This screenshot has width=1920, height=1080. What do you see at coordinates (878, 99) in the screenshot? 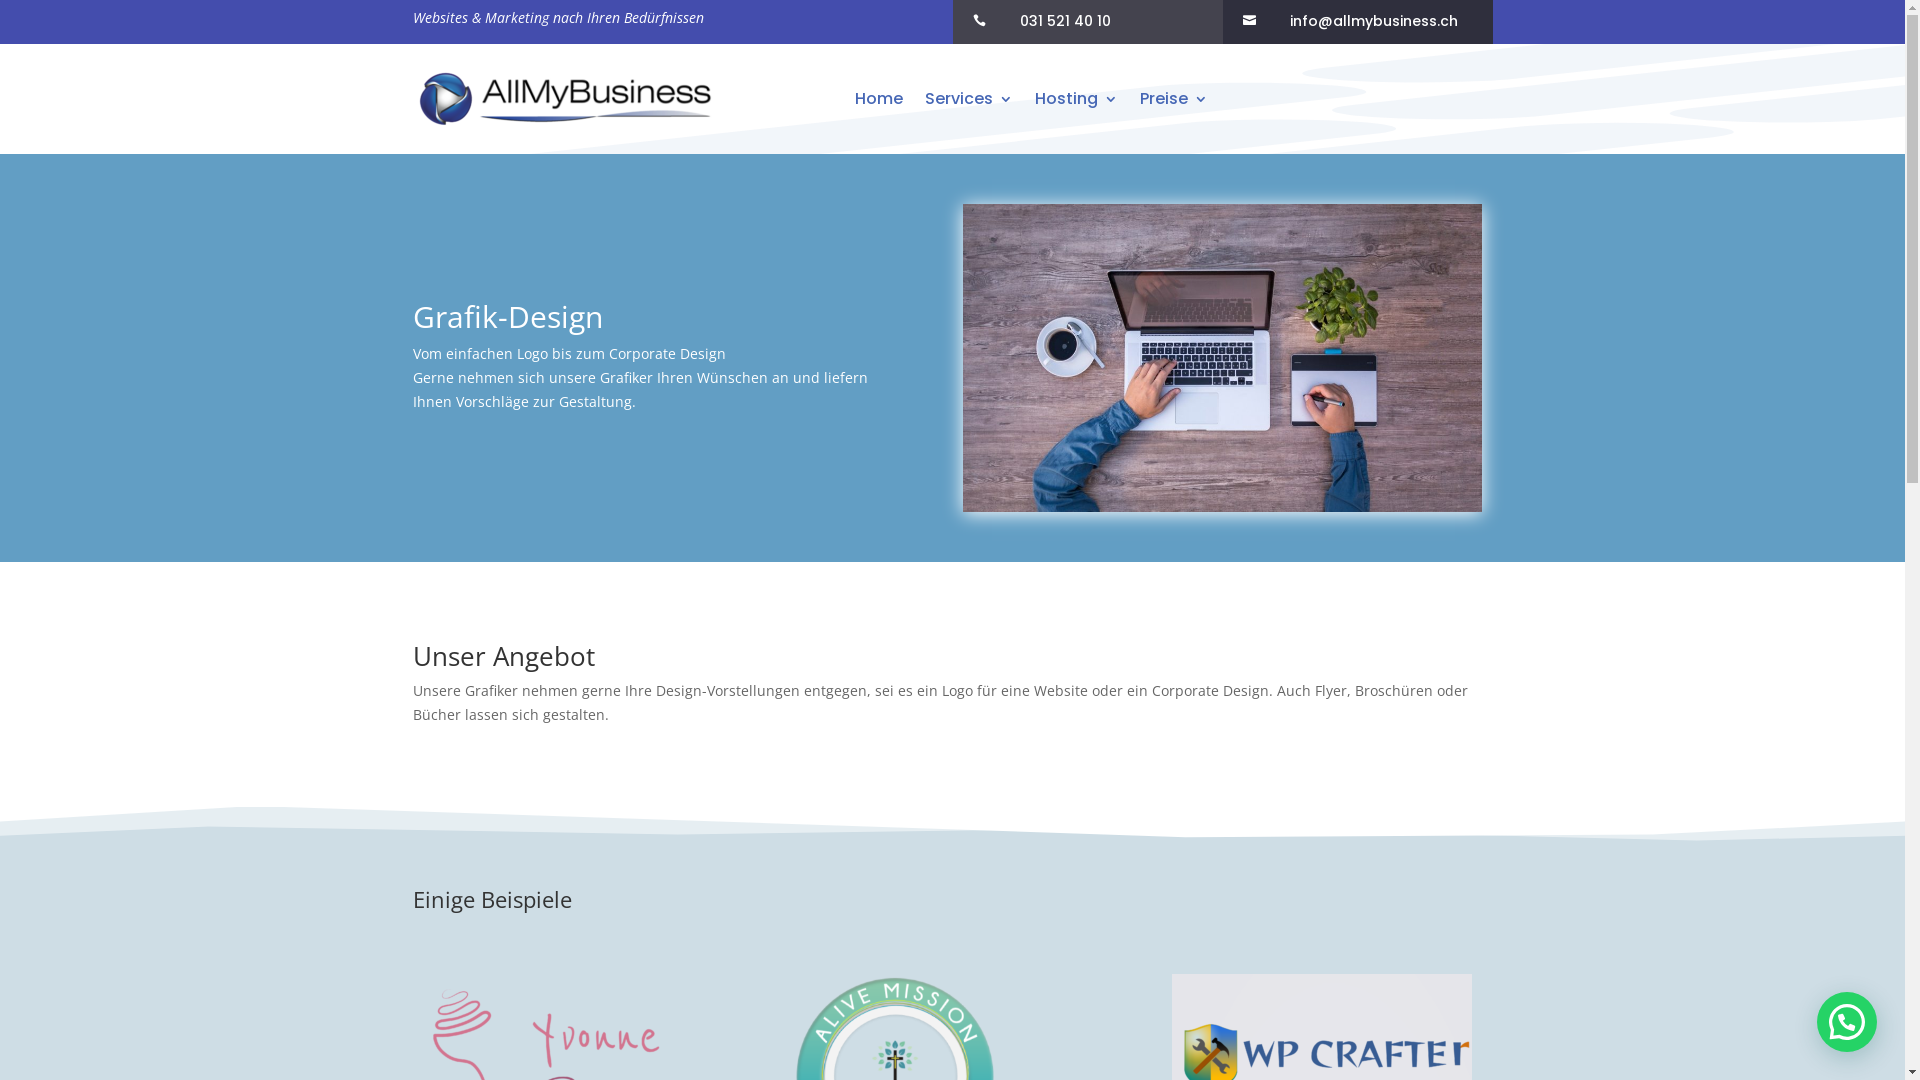
I see `'Home'` at bounding box center [878, 99].